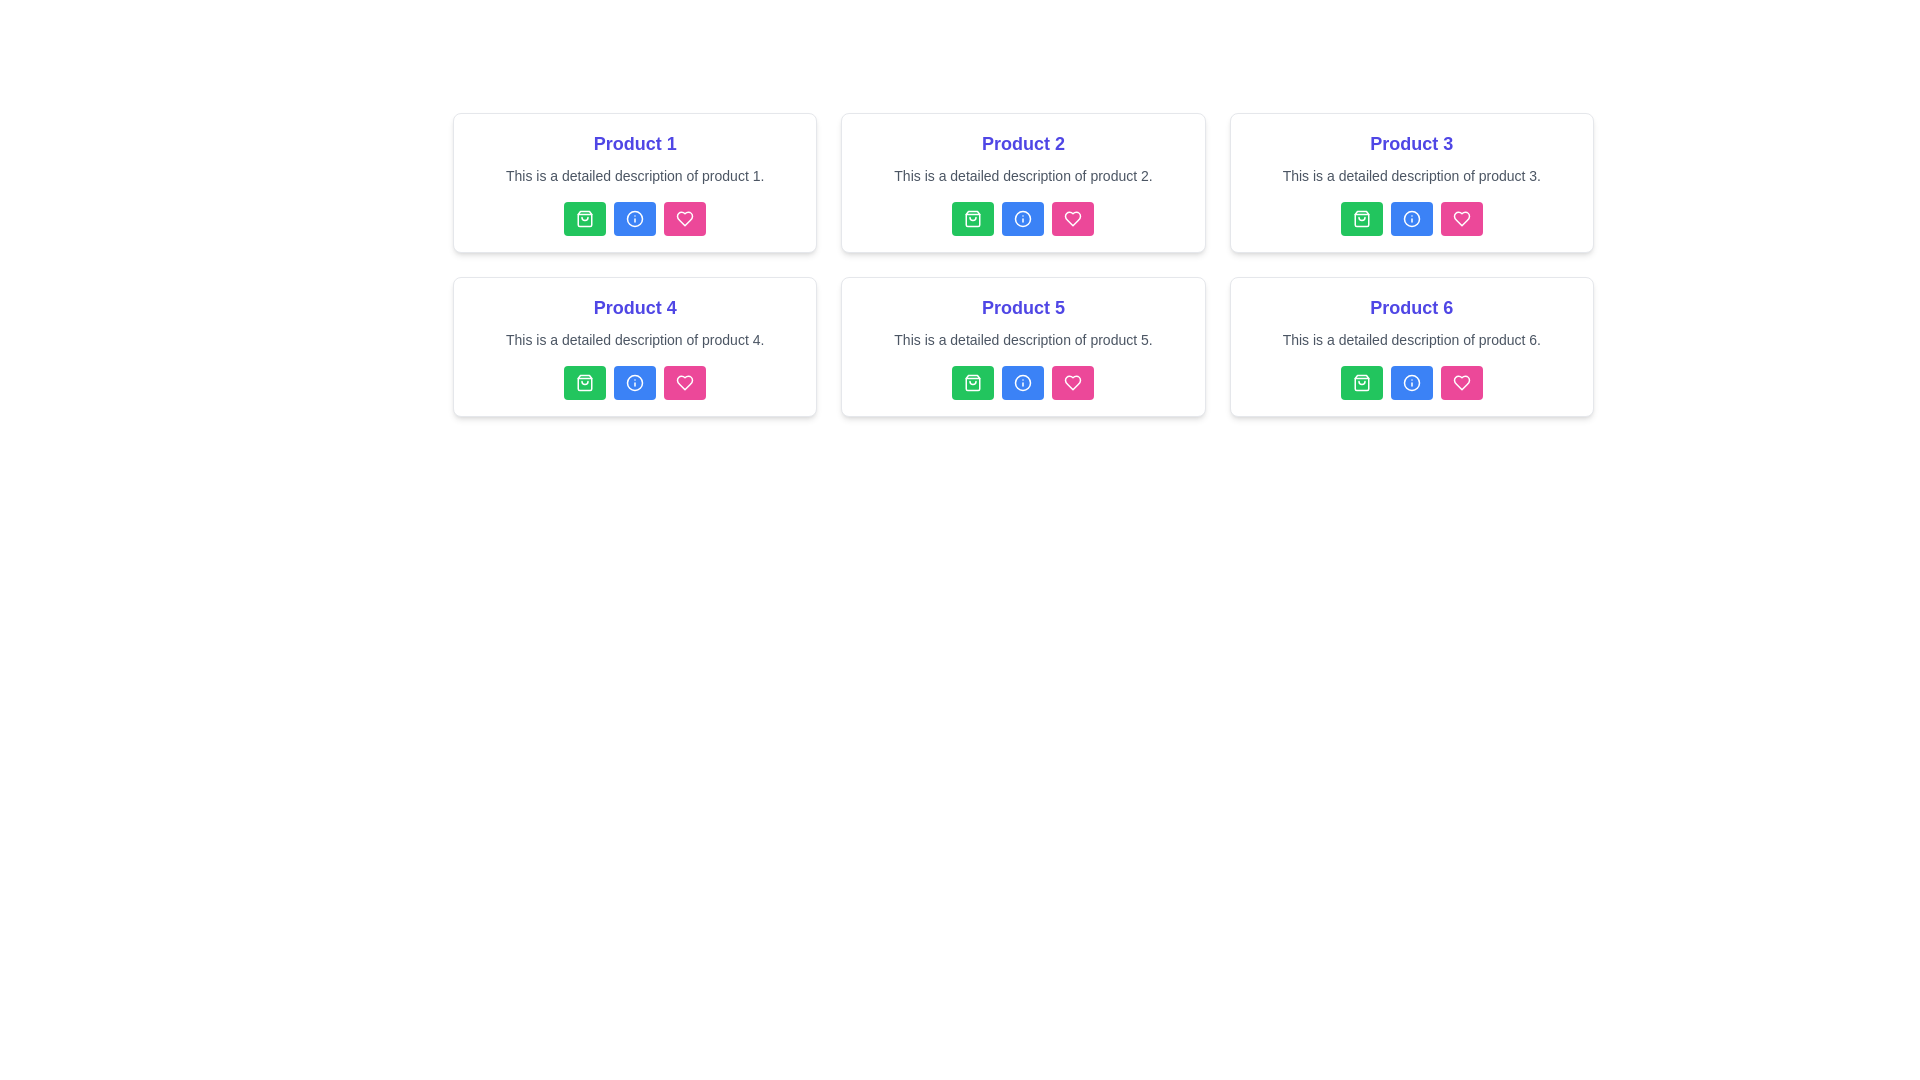 The image size is (1920, 1080). What do you see at coordinates (1461, 219) in the screenshot?
I see `the 'like' or 'favorite' icon button located in the bottom-right section of 'Product 3' card` at bounding box center [1461, 219].